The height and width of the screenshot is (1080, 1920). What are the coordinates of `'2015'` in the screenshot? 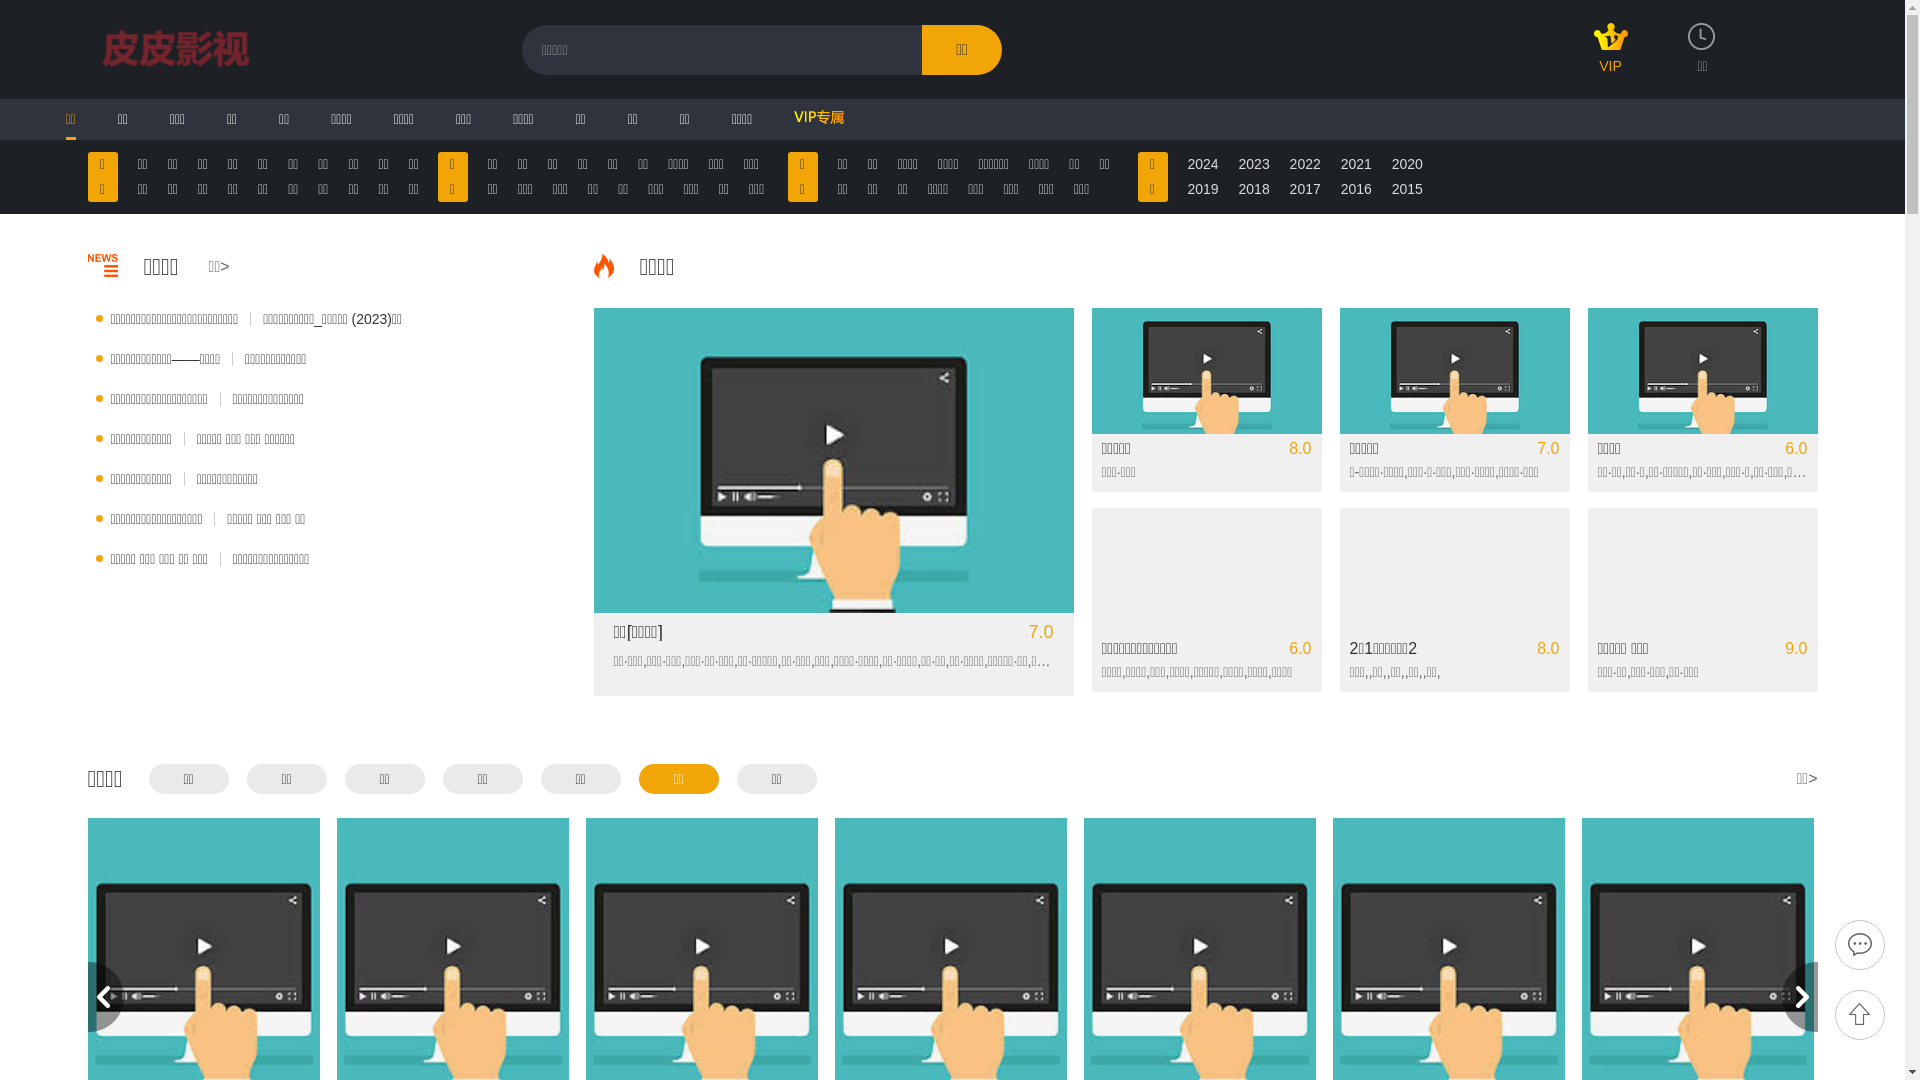 It's located at (1406, 189).